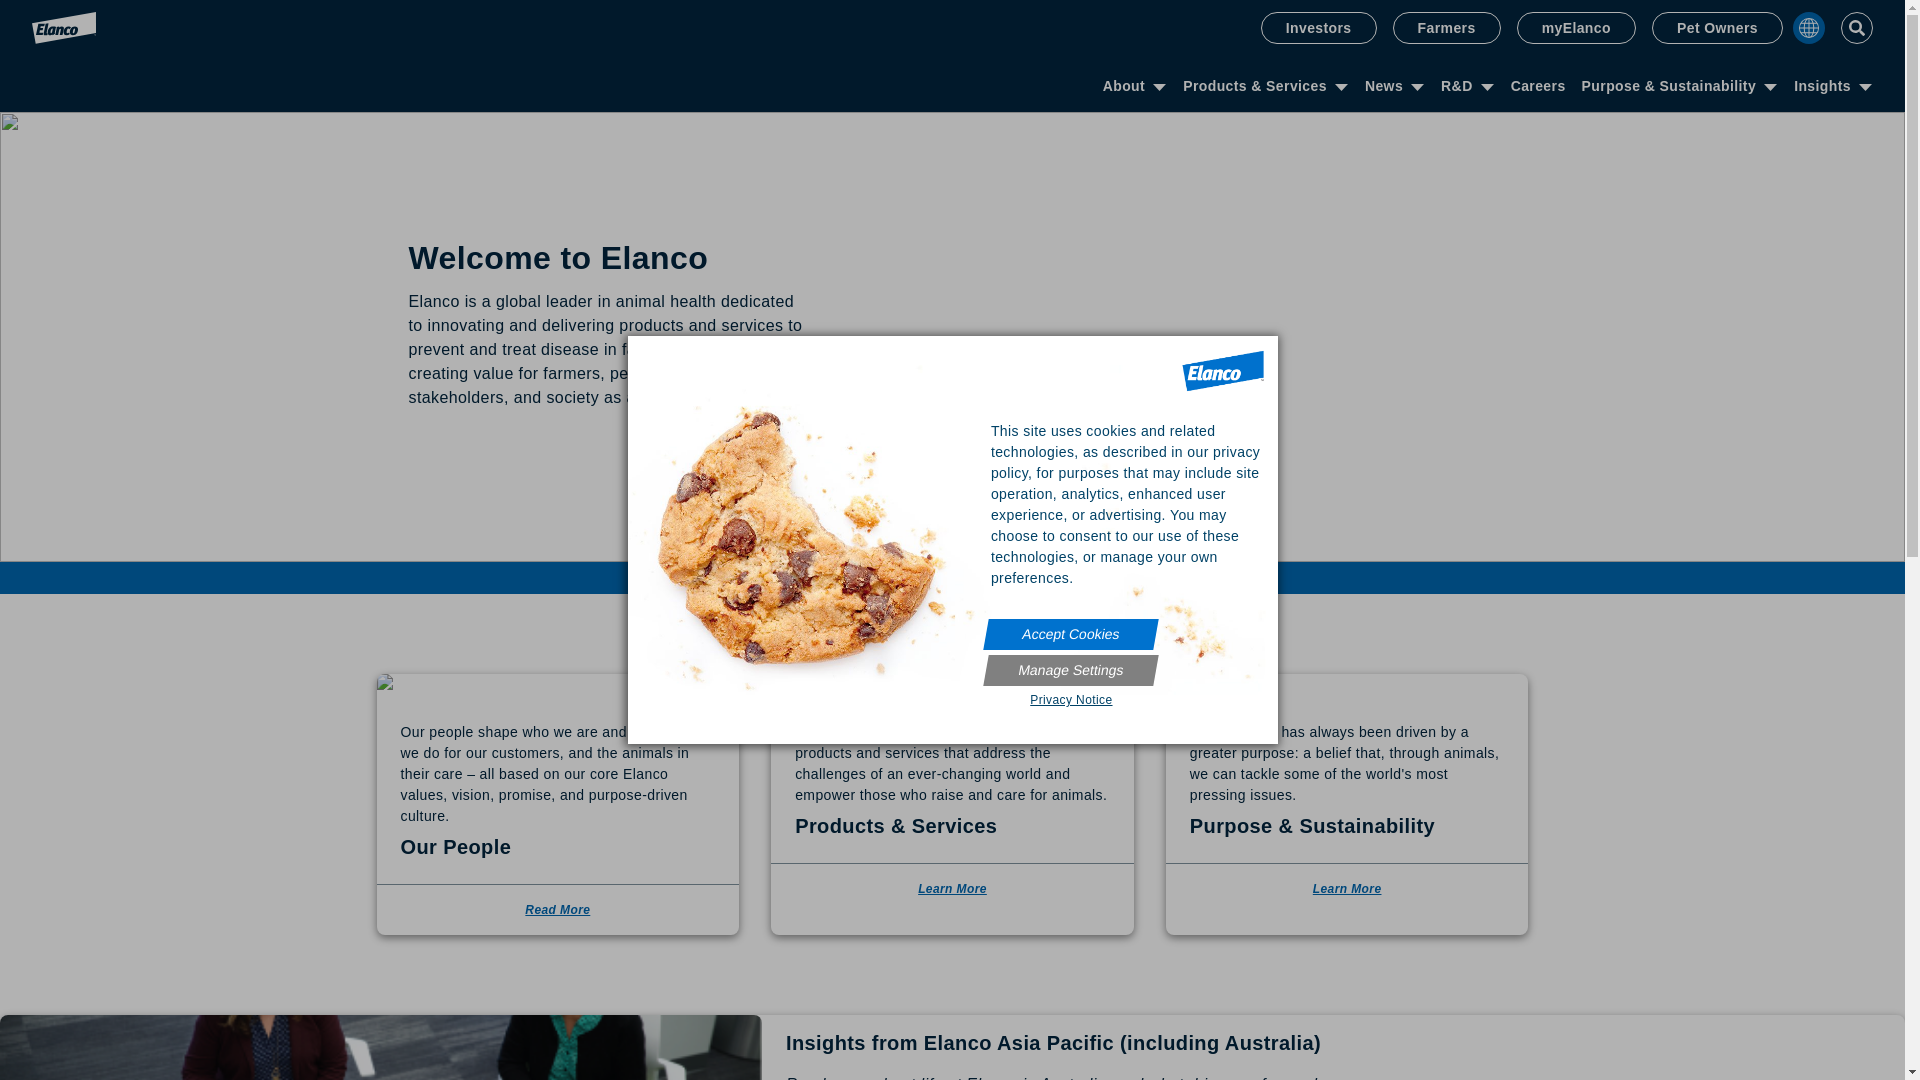 Image resolution: width=1920 pixels, height=1080 pixels. I want to click on 'Privacy Notice', so click(1070, 698).